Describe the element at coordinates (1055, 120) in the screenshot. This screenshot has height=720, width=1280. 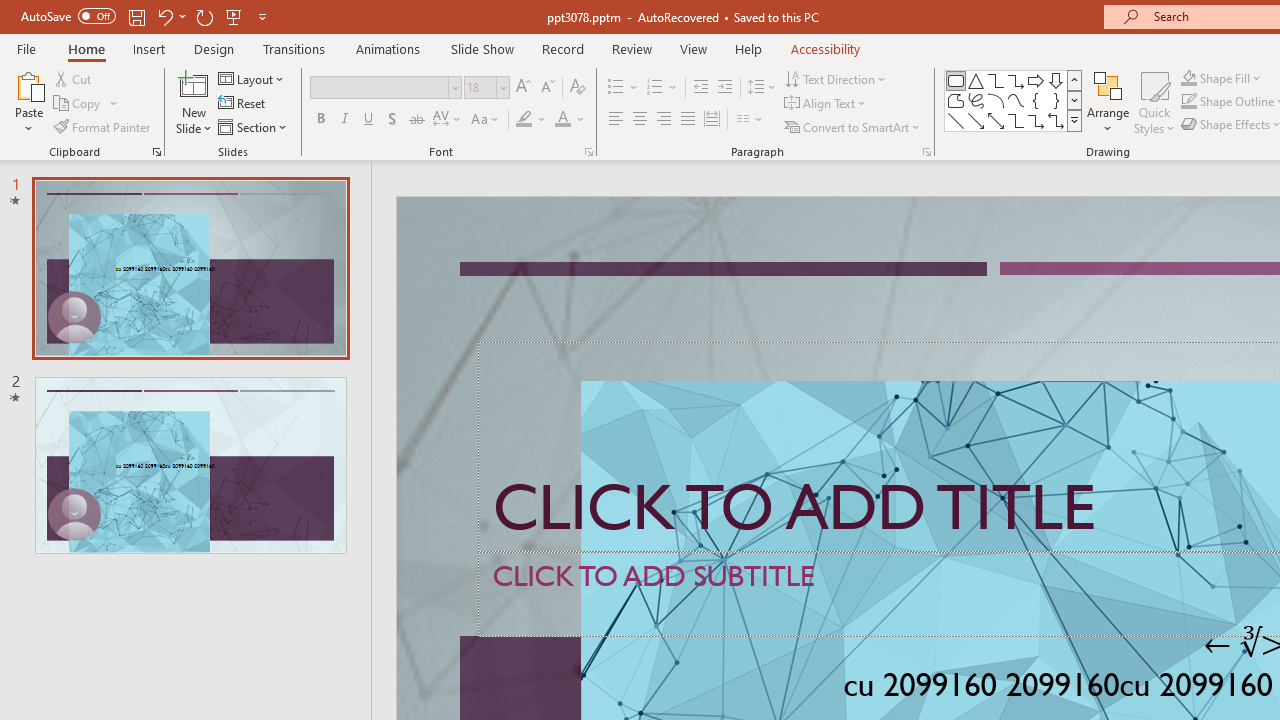
I see `'Connector: Elbow Double-Arrow'` at that location.